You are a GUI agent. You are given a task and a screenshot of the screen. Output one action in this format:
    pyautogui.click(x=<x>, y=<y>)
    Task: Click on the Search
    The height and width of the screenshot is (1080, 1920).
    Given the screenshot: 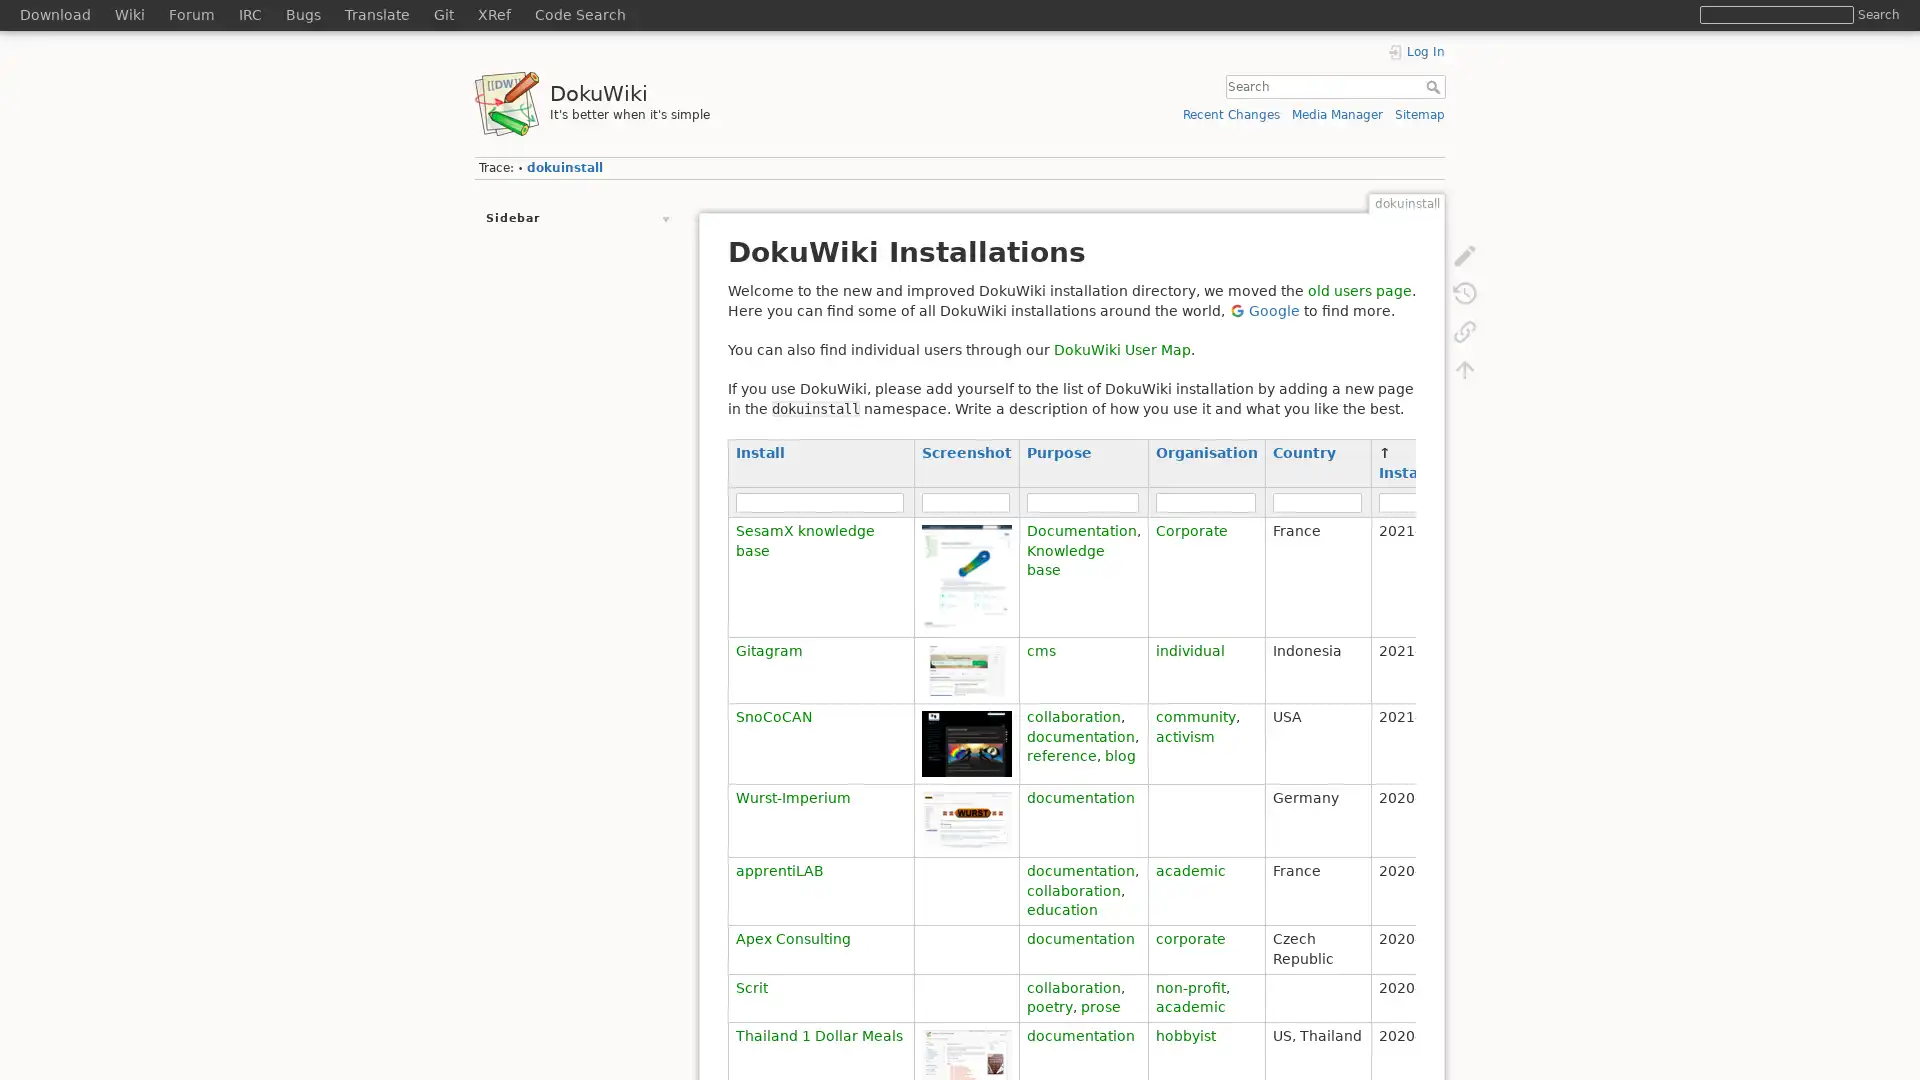 What is the action you would take?
    pyautogui.click(x=1434, y=86)
    